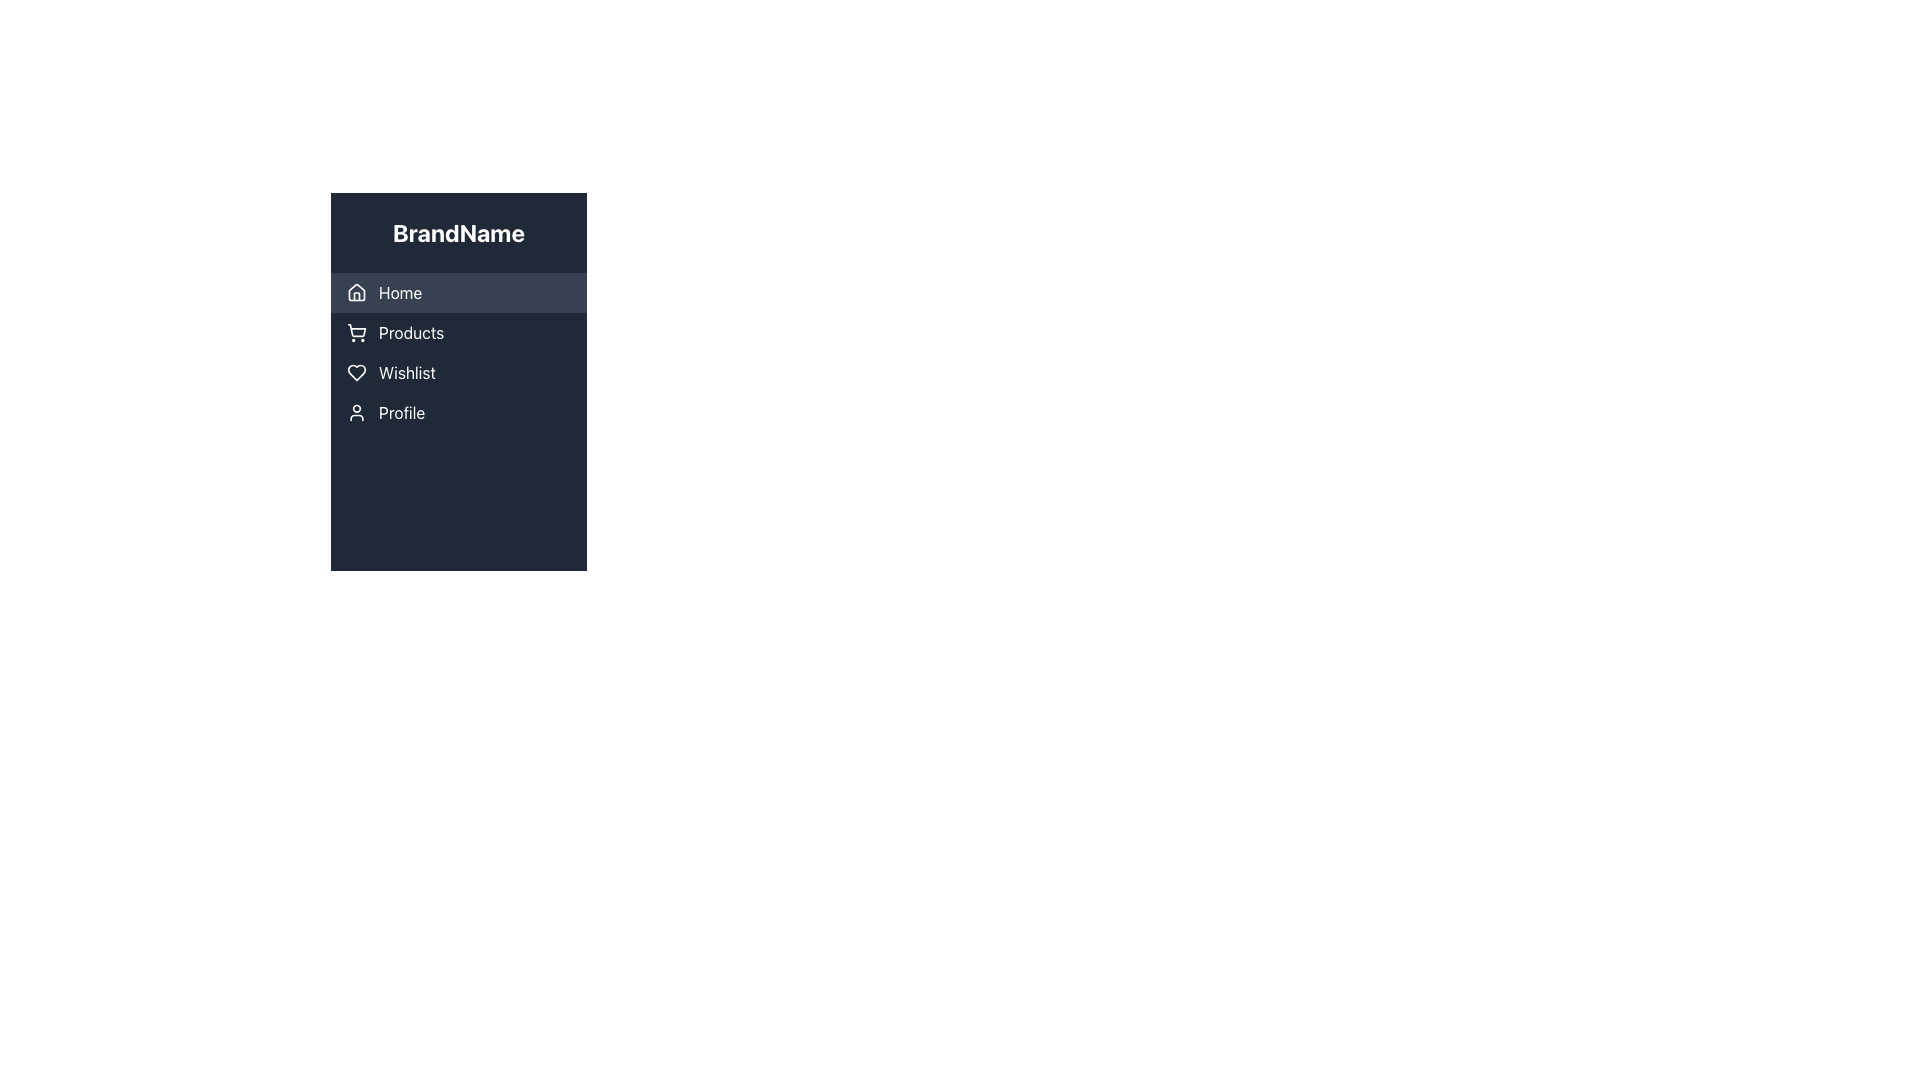  I want to click on the 'Wishlist' button in the sidebar navigation menu, so click(458, 373).